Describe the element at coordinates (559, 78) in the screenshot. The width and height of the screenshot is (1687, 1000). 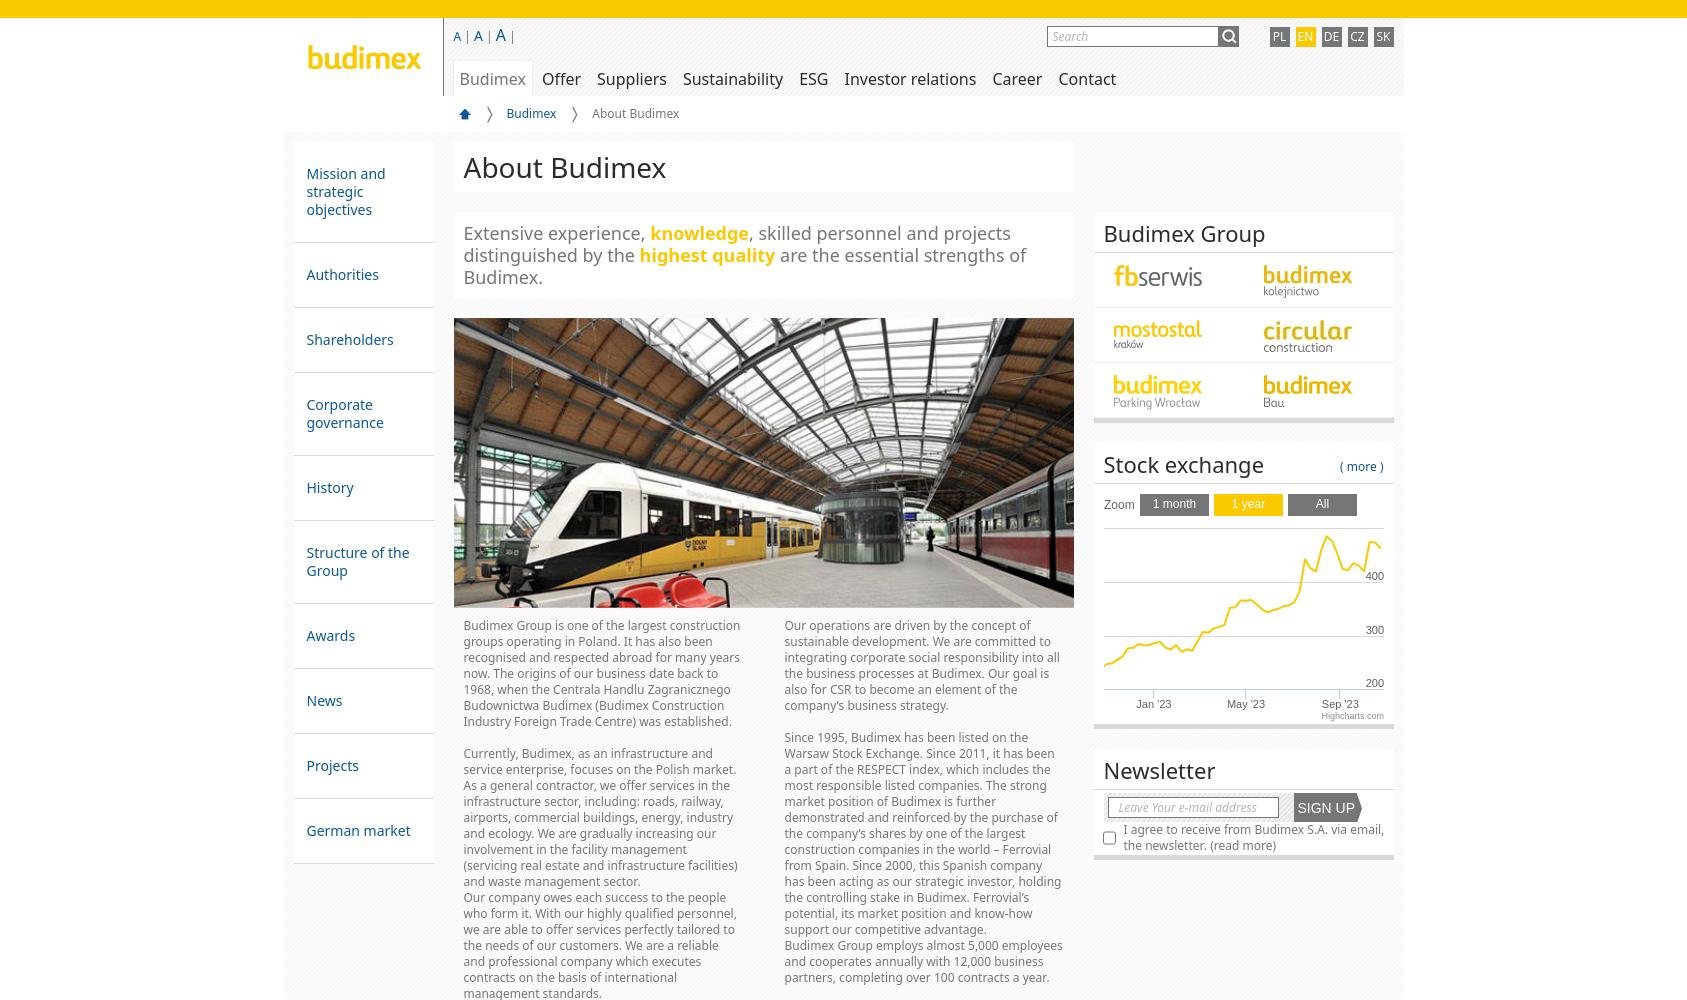
I see `'Offer'` at that location.